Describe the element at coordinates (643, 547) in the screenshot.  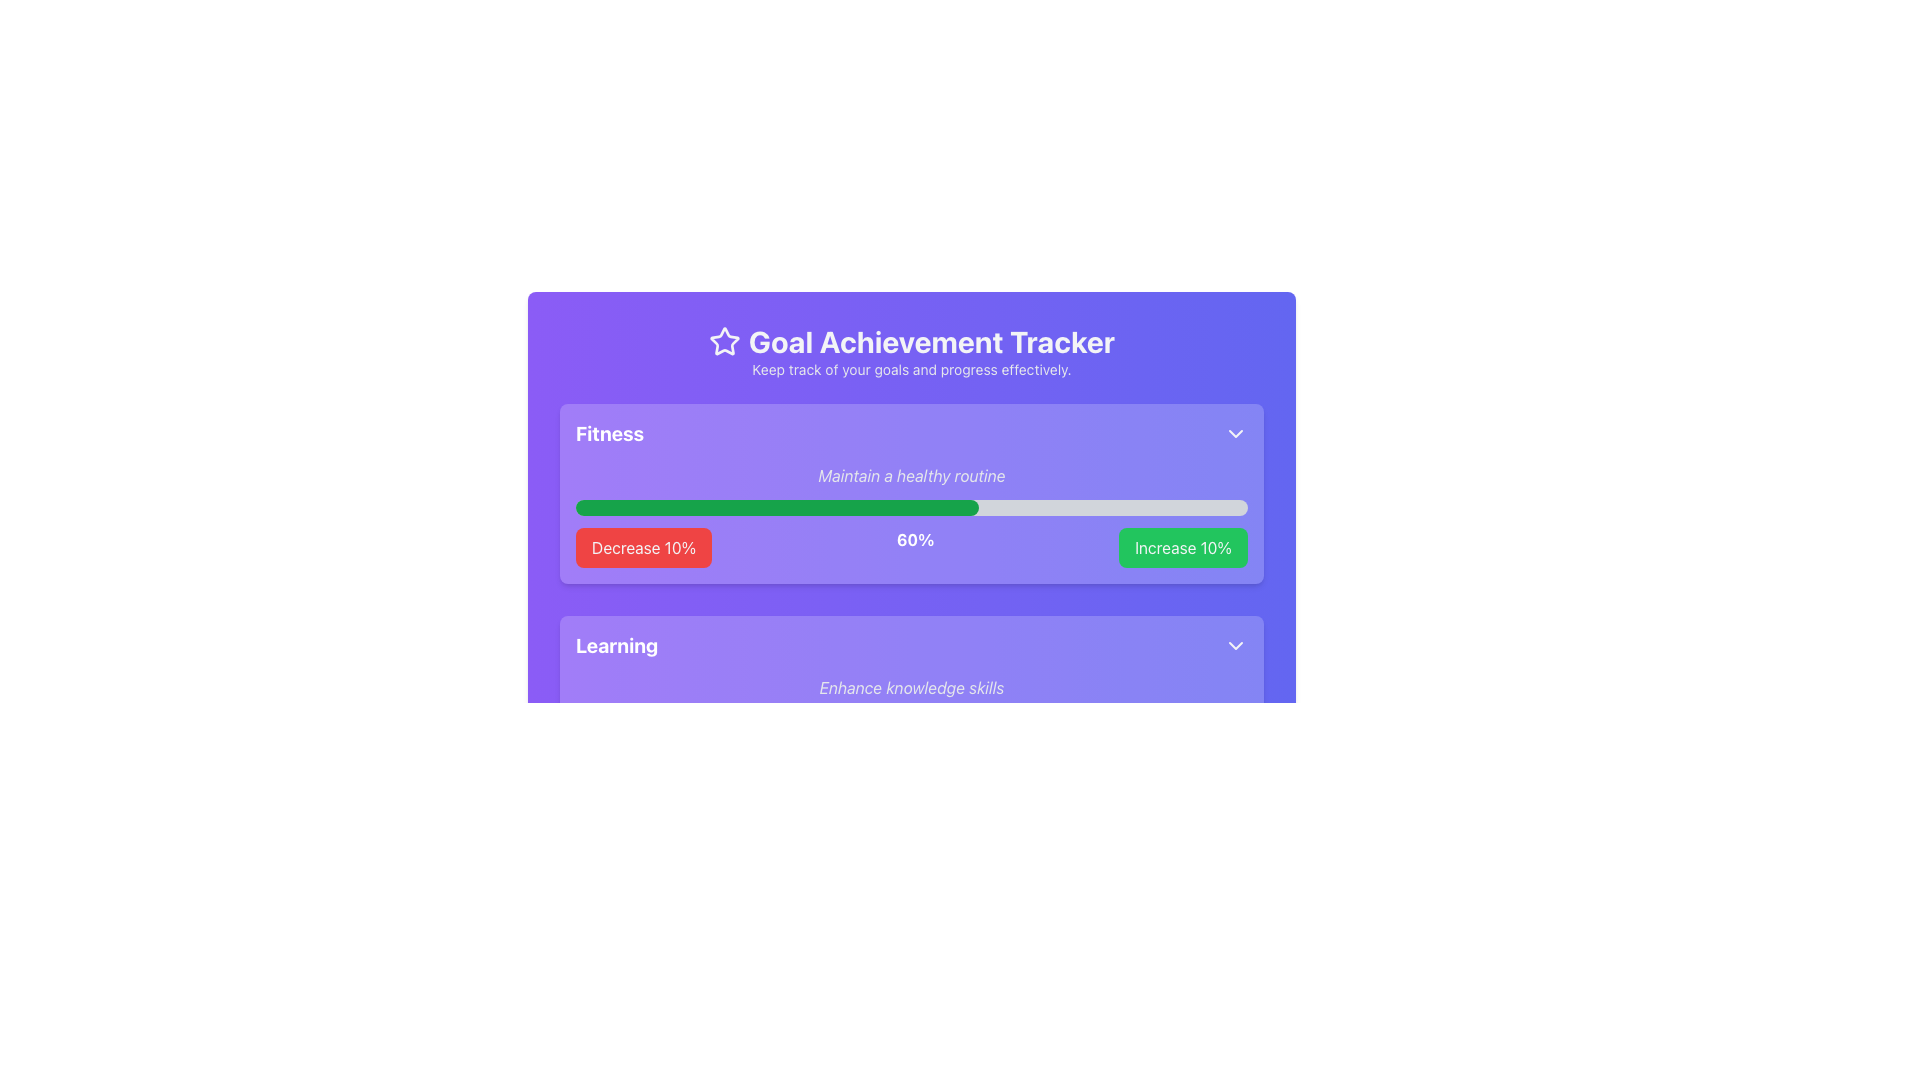
I see `the leftmost button with a bright red background and white text 'Decrease 10%' to decrease the value in the Fitness section` at that location.